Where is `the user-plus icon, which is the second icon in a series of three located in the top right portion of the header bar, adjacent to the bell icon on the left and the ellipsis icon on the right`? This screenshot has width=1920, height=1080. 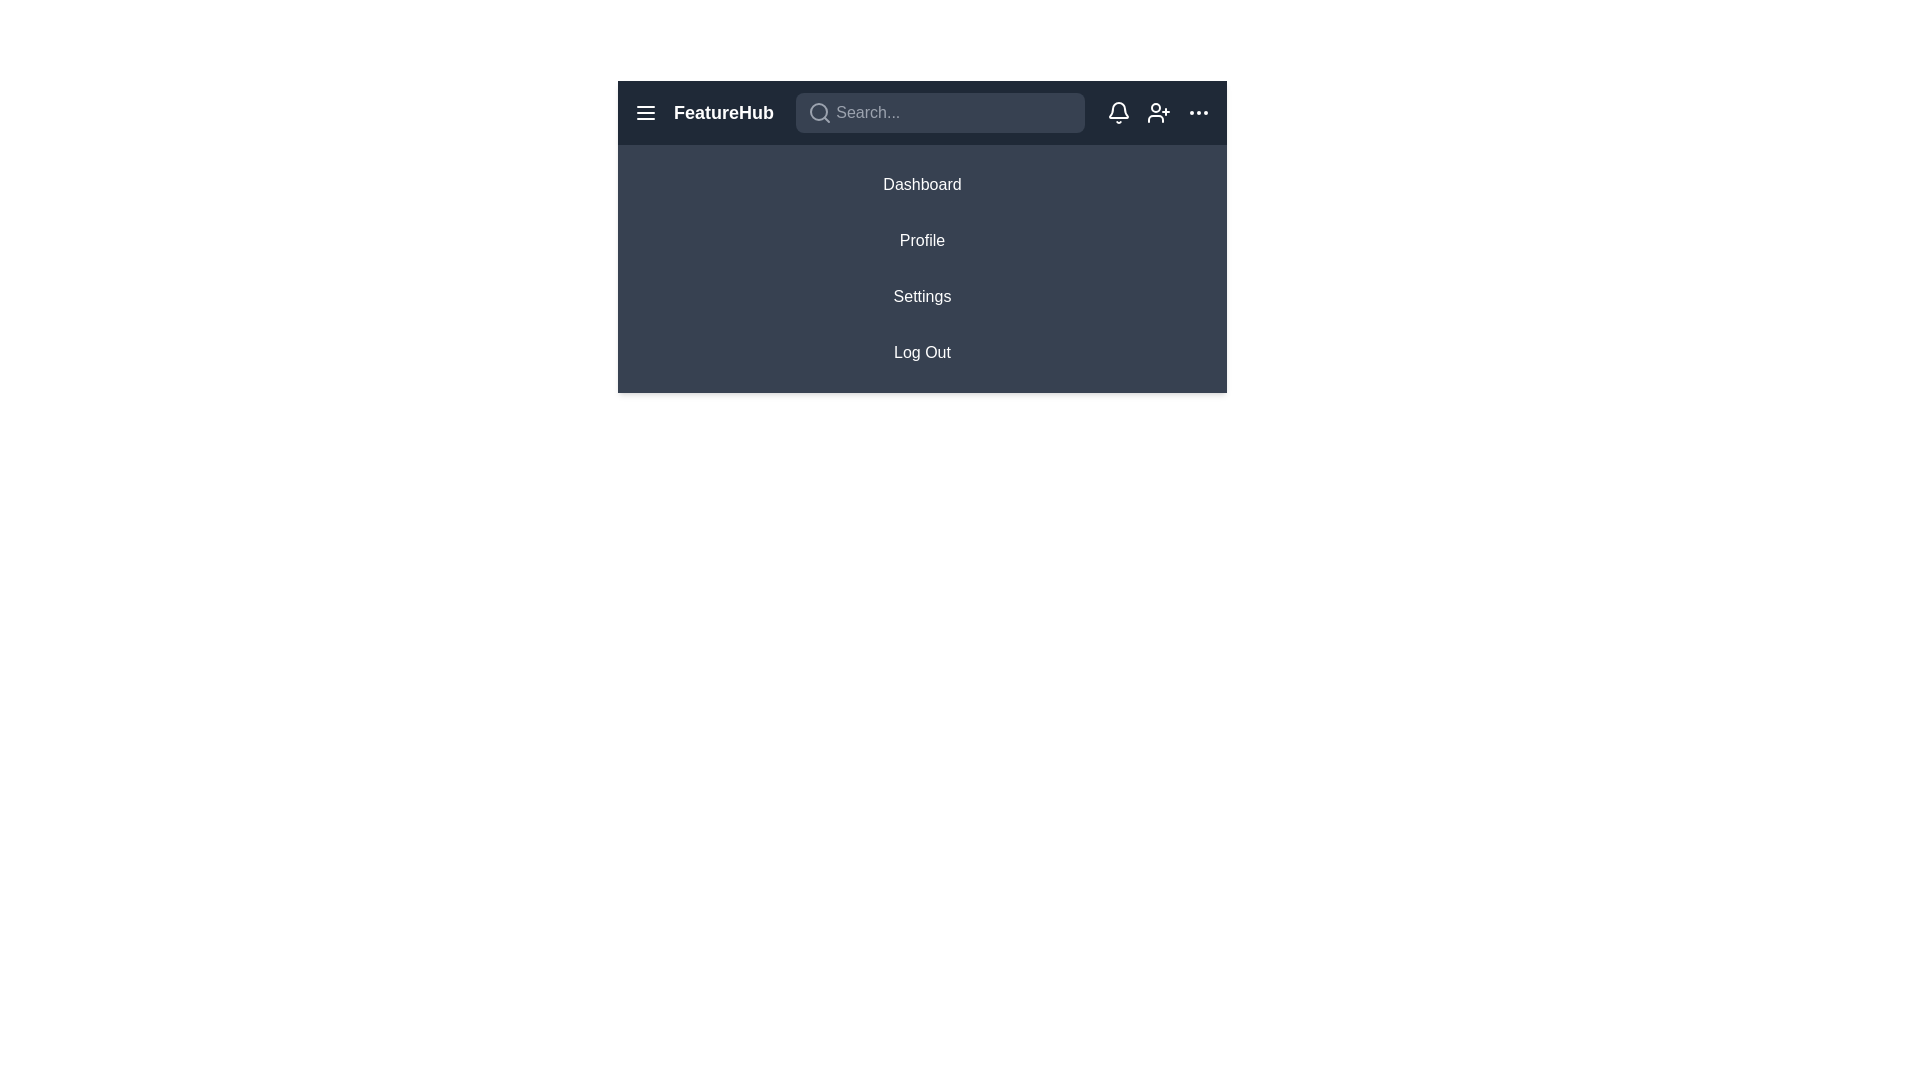
the user-plus icon, which is the second icon in a series of three located in the top right portion of the header bar, adjacent to the bell icon on the left and the ellipsis icon on the right is located at coordinates (1158, 112).